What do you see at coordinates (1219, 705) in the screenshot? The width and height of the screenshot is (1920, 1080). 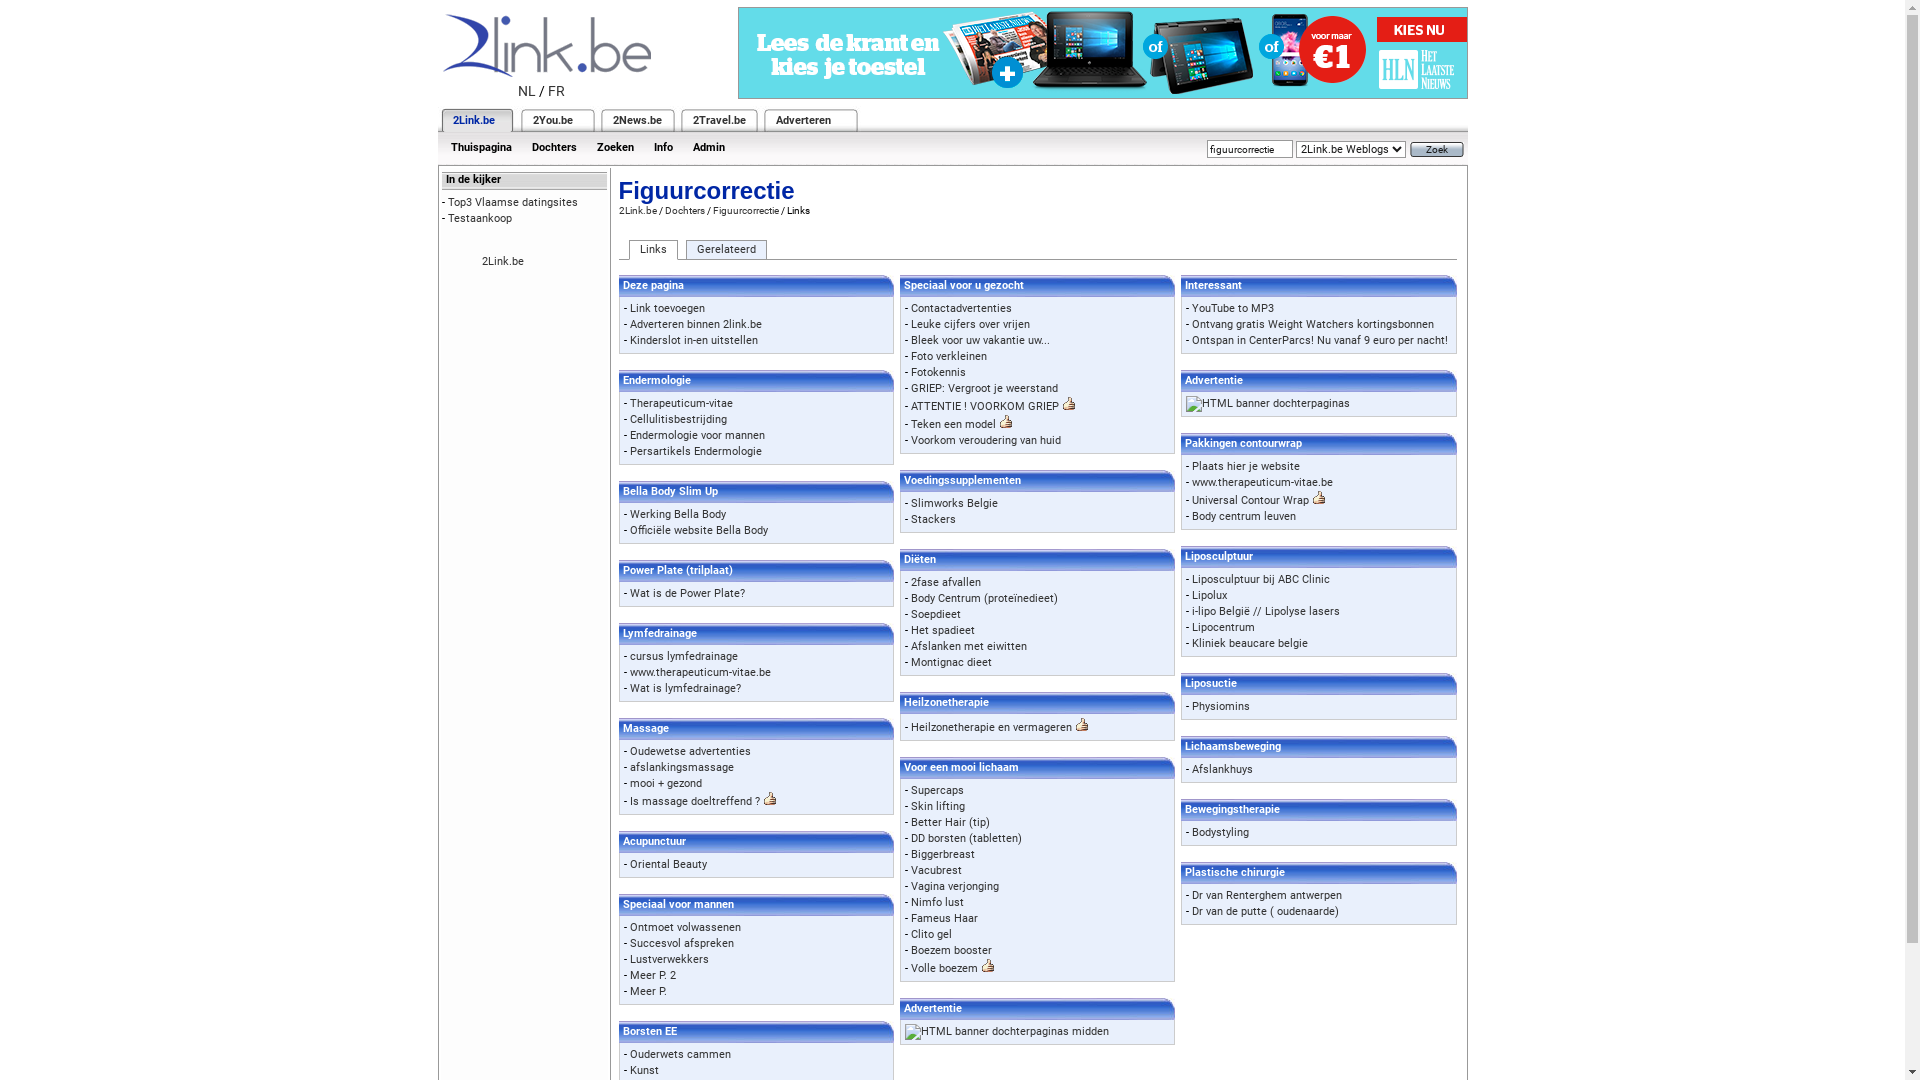 I see `'Physiomins'` at bounding box center [1219, 705].